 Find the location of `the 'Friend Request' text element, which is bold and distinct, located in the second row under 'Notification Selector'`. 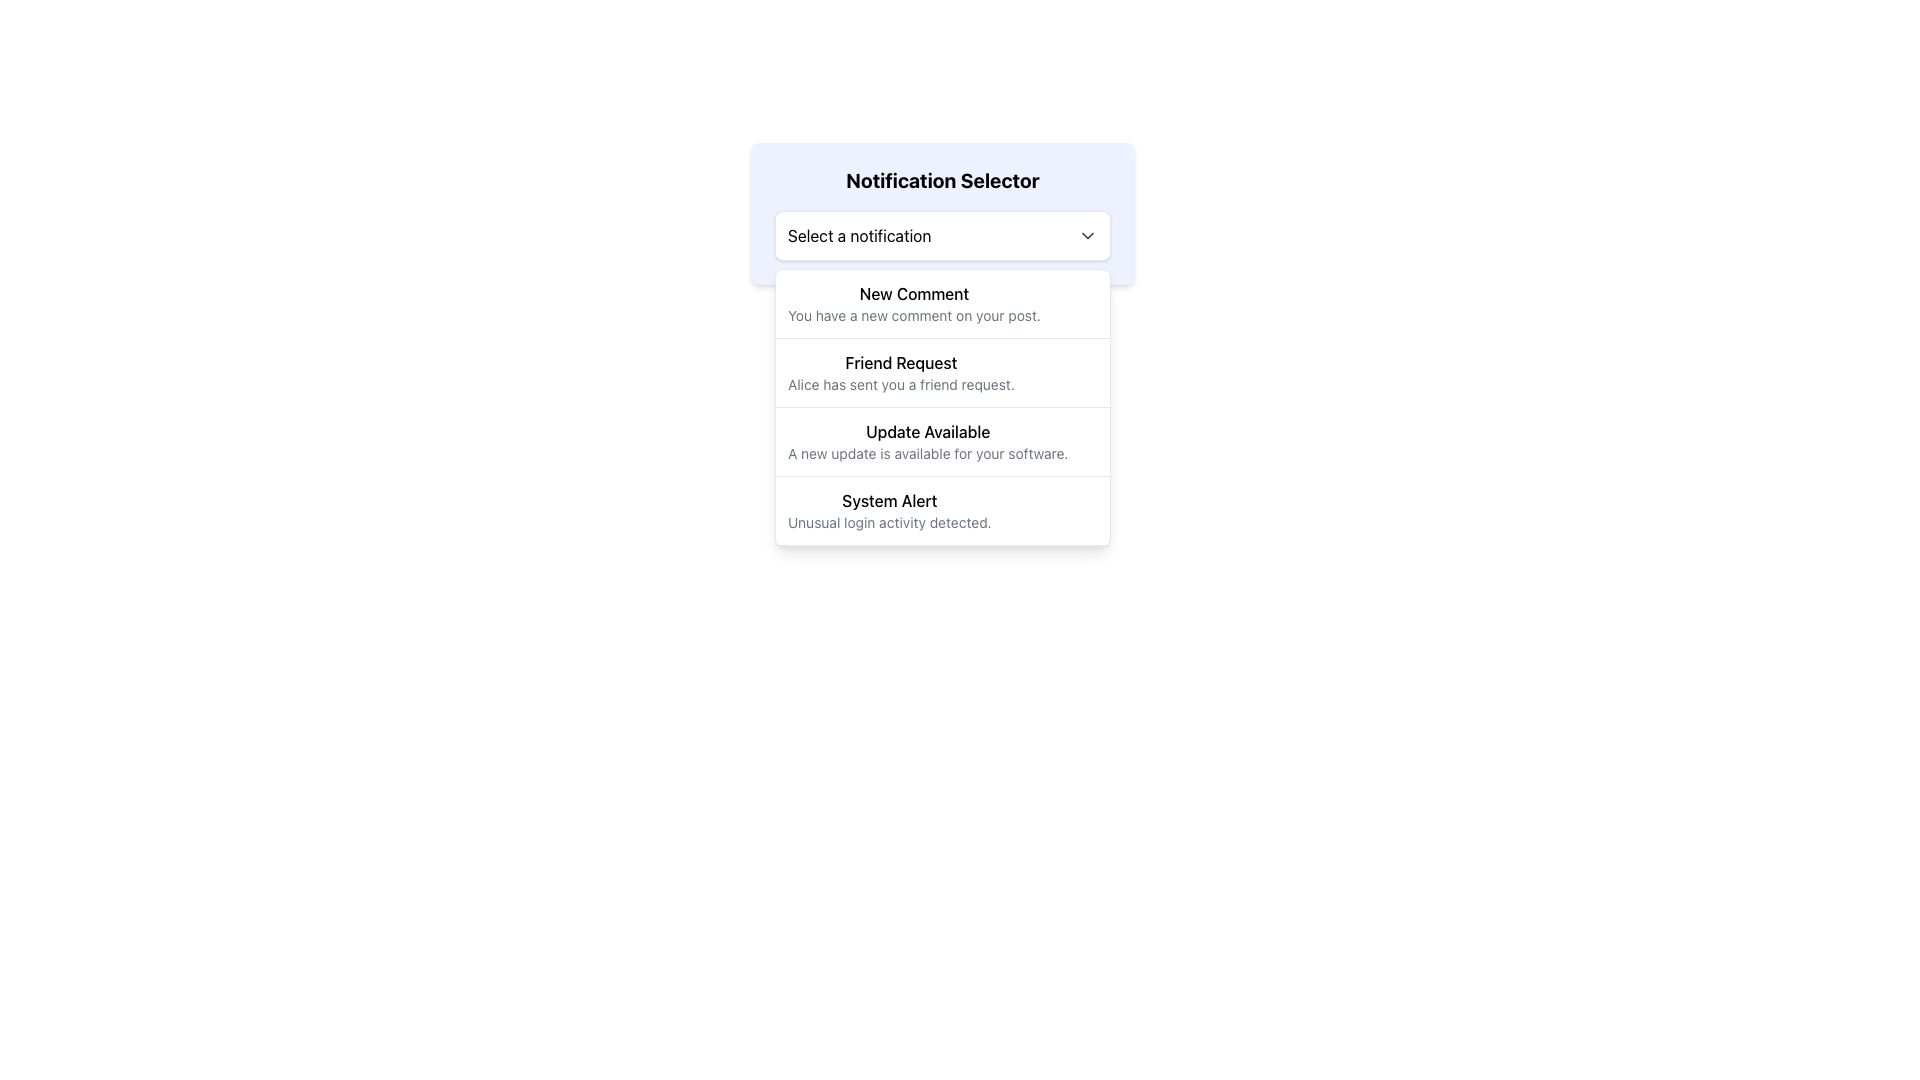

the 'Friend Request' text element, which is bold and distinct, located in the second row under 'Notification Selector' is located at coordinates (900, 362).